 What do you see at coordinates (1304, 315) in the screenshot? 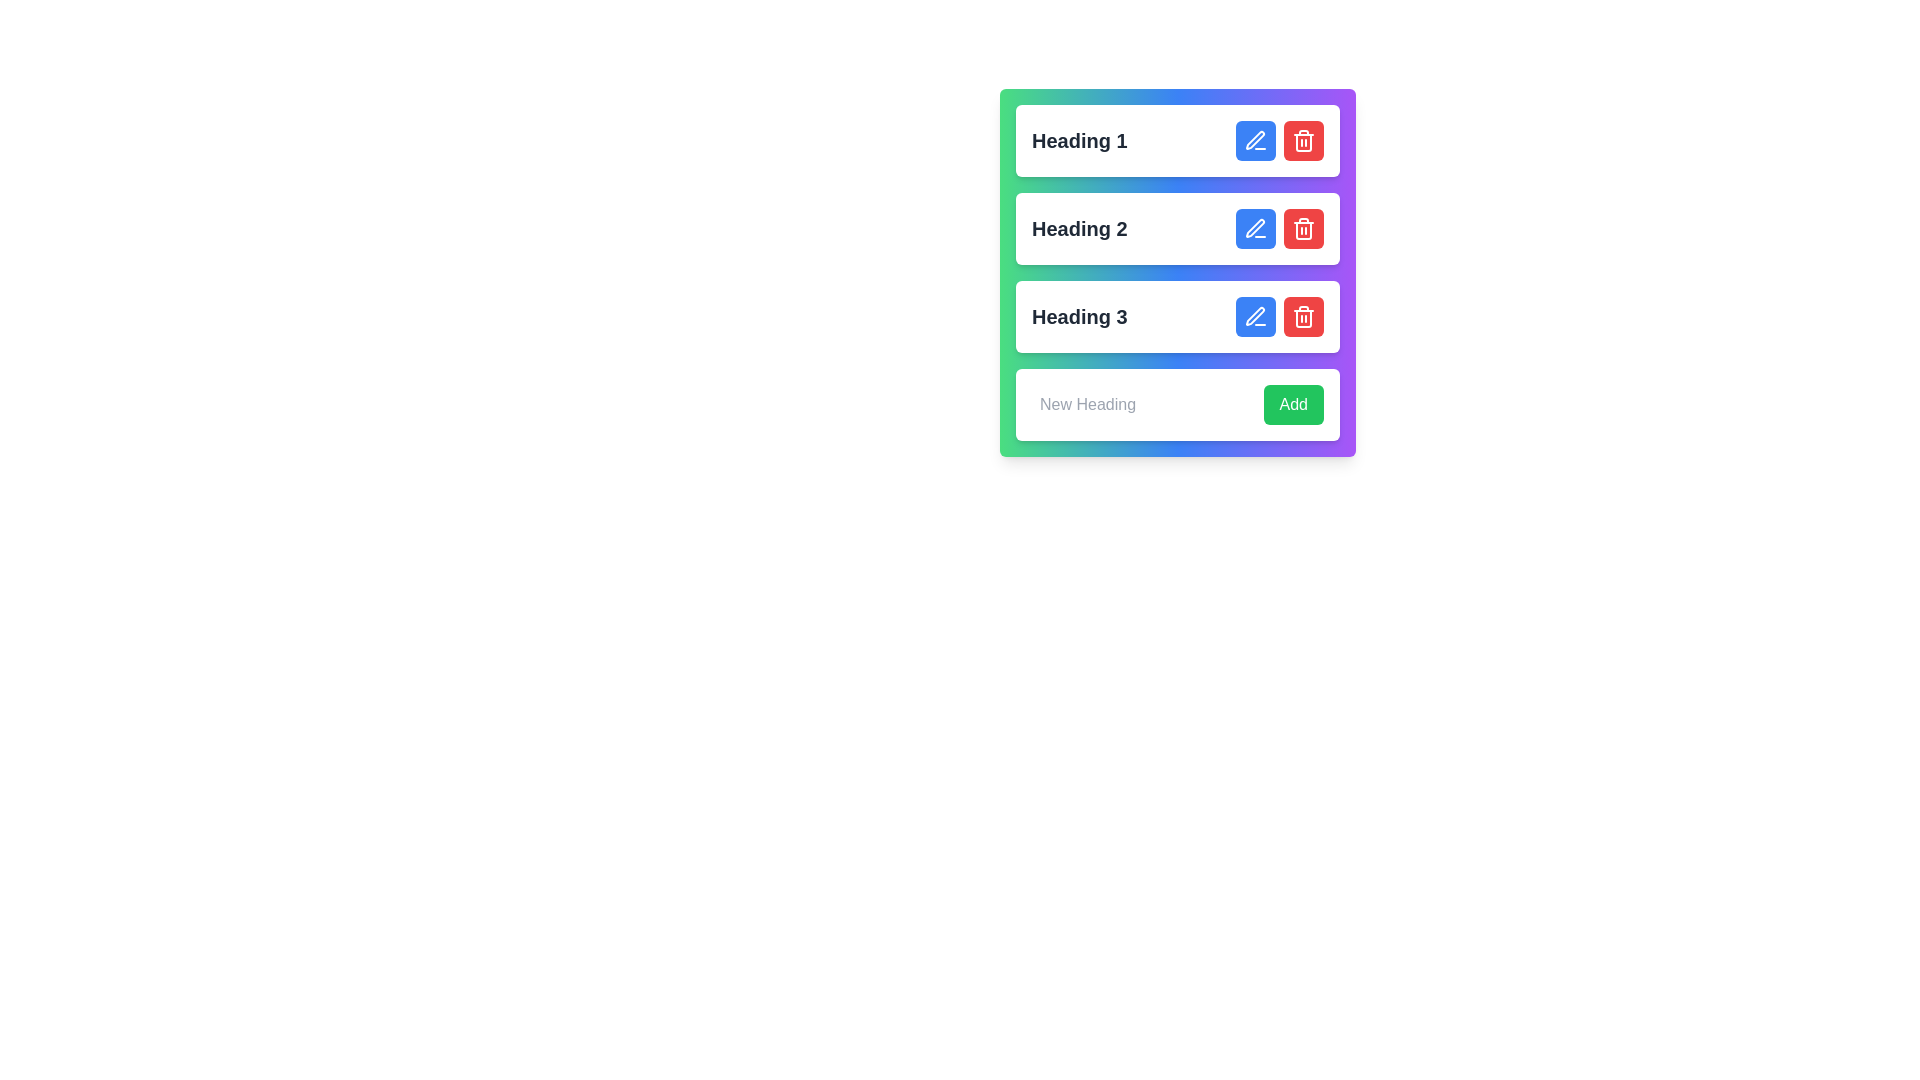
I see `the delete button located on the far right side of the controls for 'Heading 3'` at bounding box center [1304, 315].